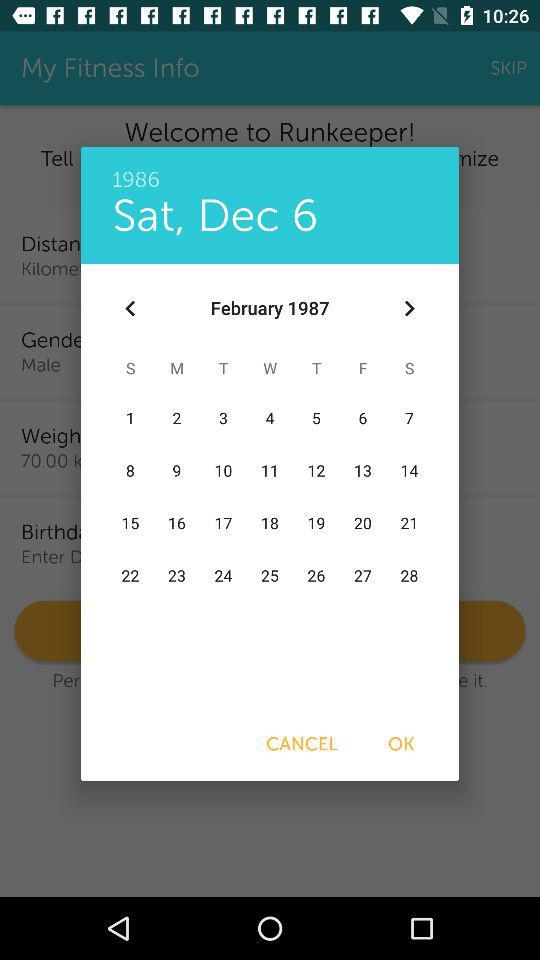  I want to click on the item above the ok icon, so click(408, 308).